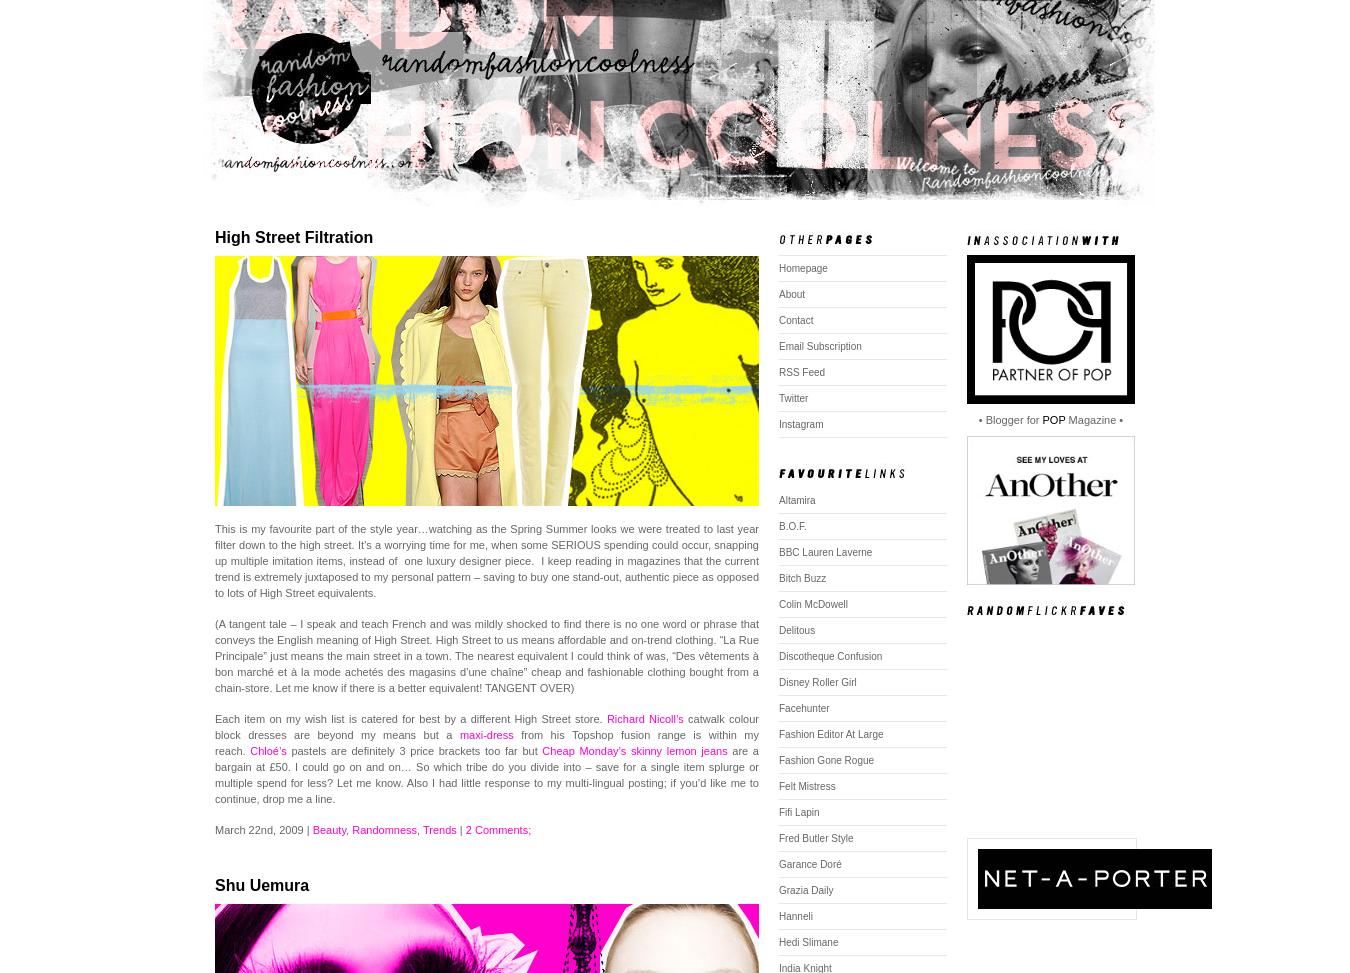  Describe the element at coordinates (802, 578) in the screenshot. I see `'Bitch Buzz'` at that location.